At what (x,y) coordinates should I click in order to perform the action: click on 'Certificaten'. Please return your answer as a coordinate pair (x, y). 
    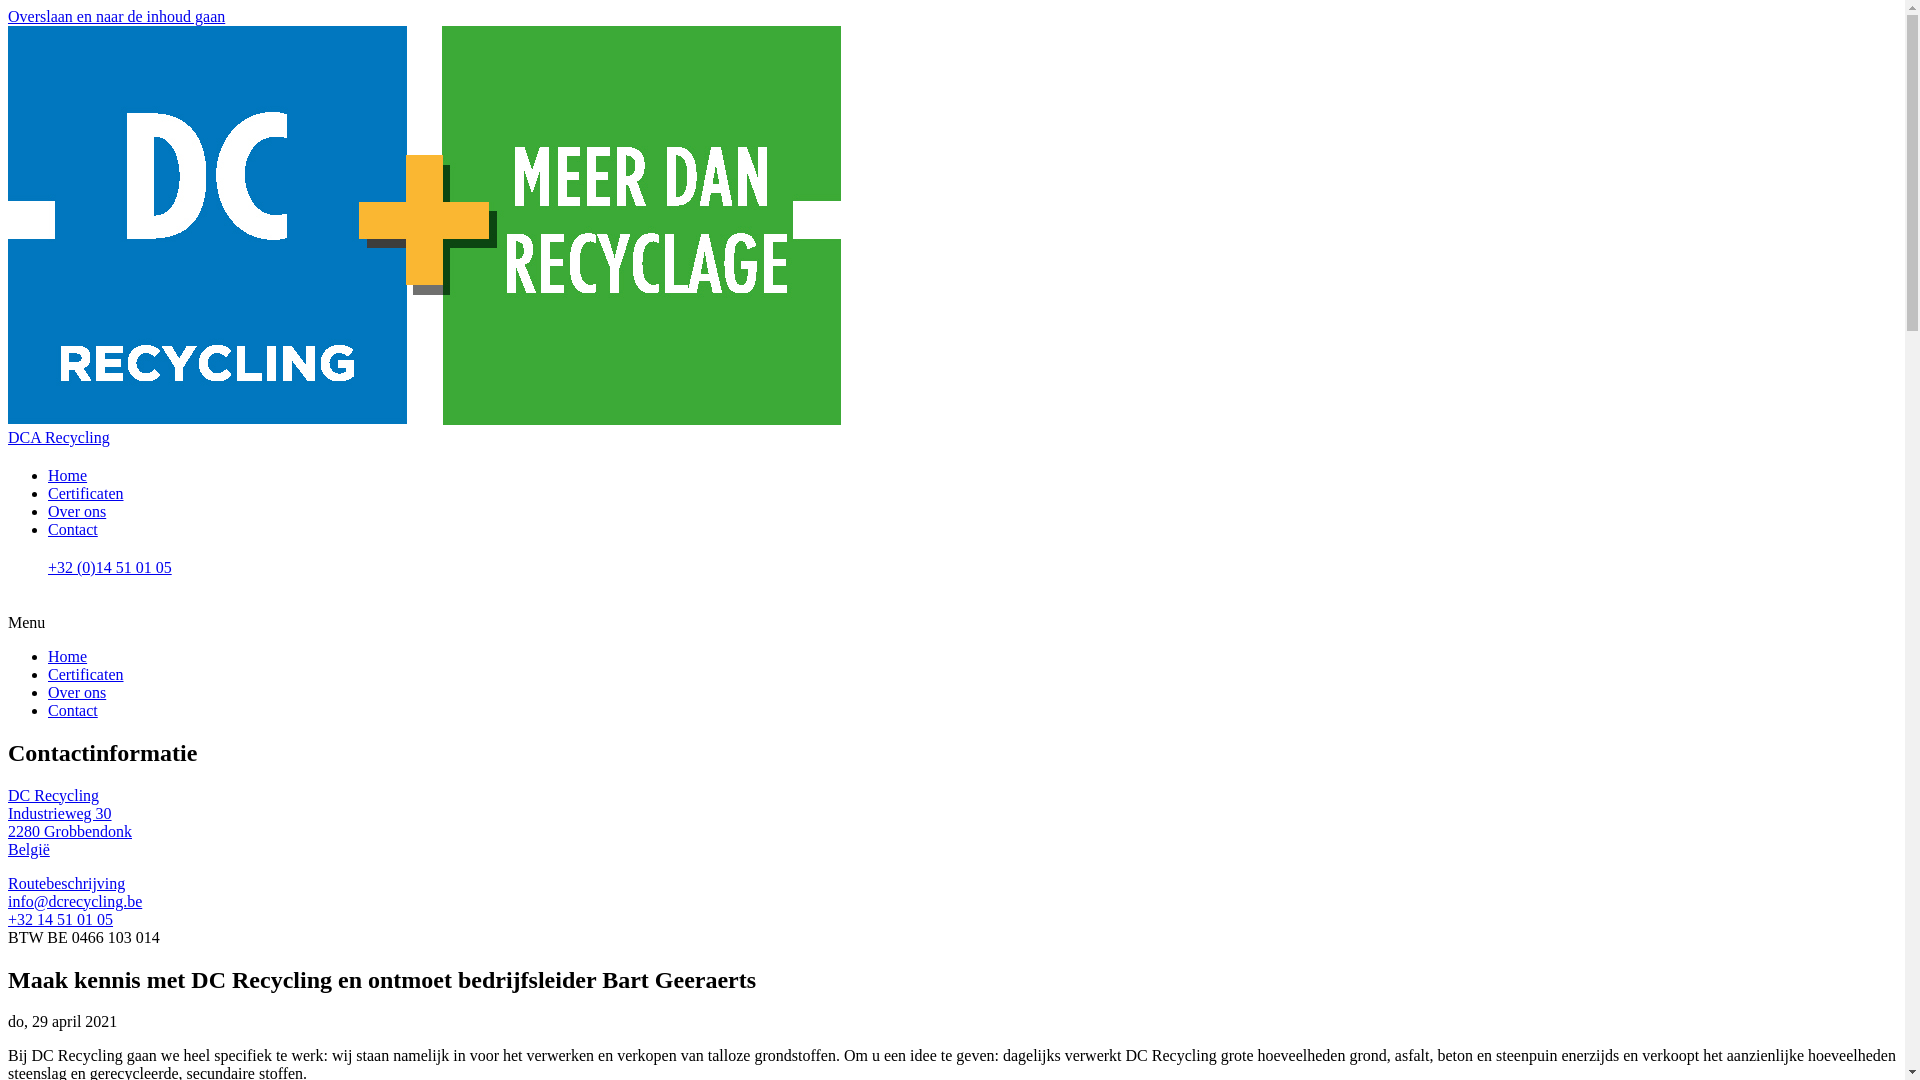
    Looking at the image, I should click on (85, 674).